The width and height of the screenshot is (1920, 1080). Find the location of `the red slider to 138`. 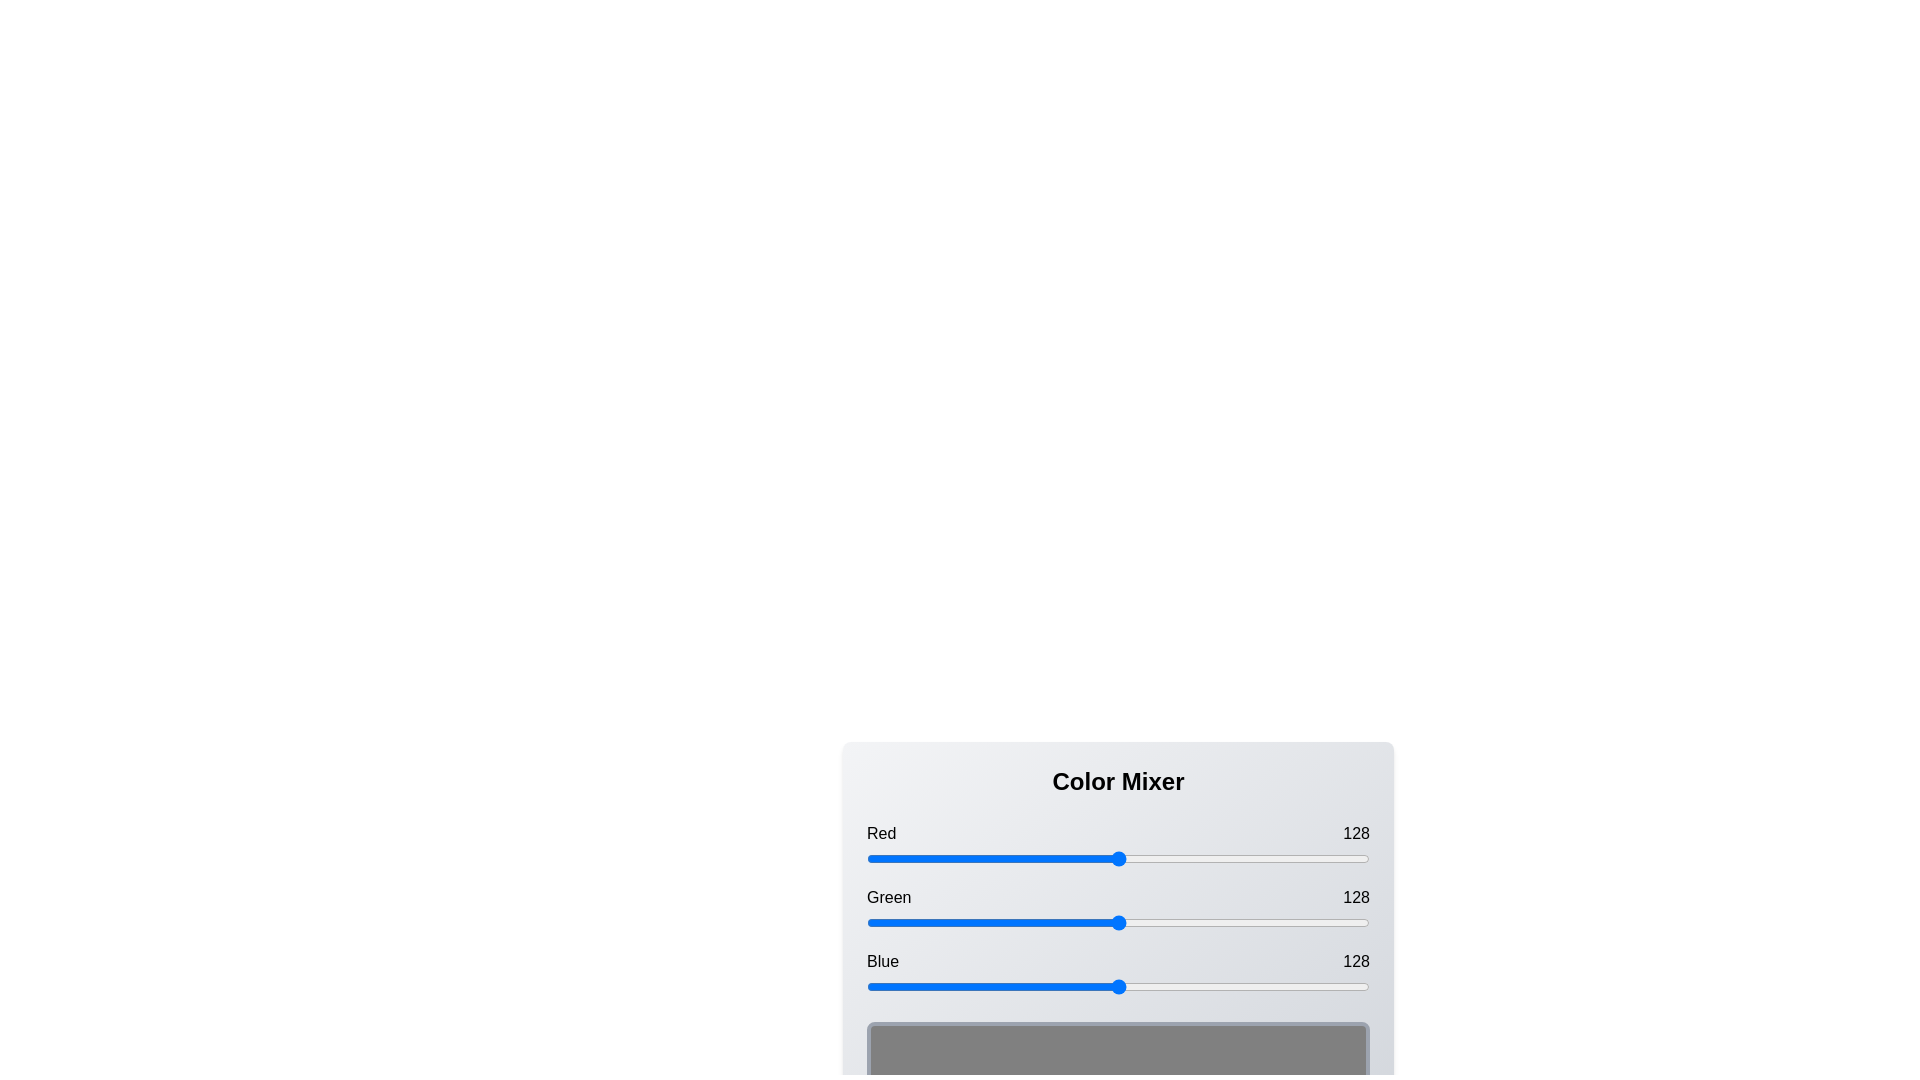

the red slider to 138 is located at coordinates (1139, 858).